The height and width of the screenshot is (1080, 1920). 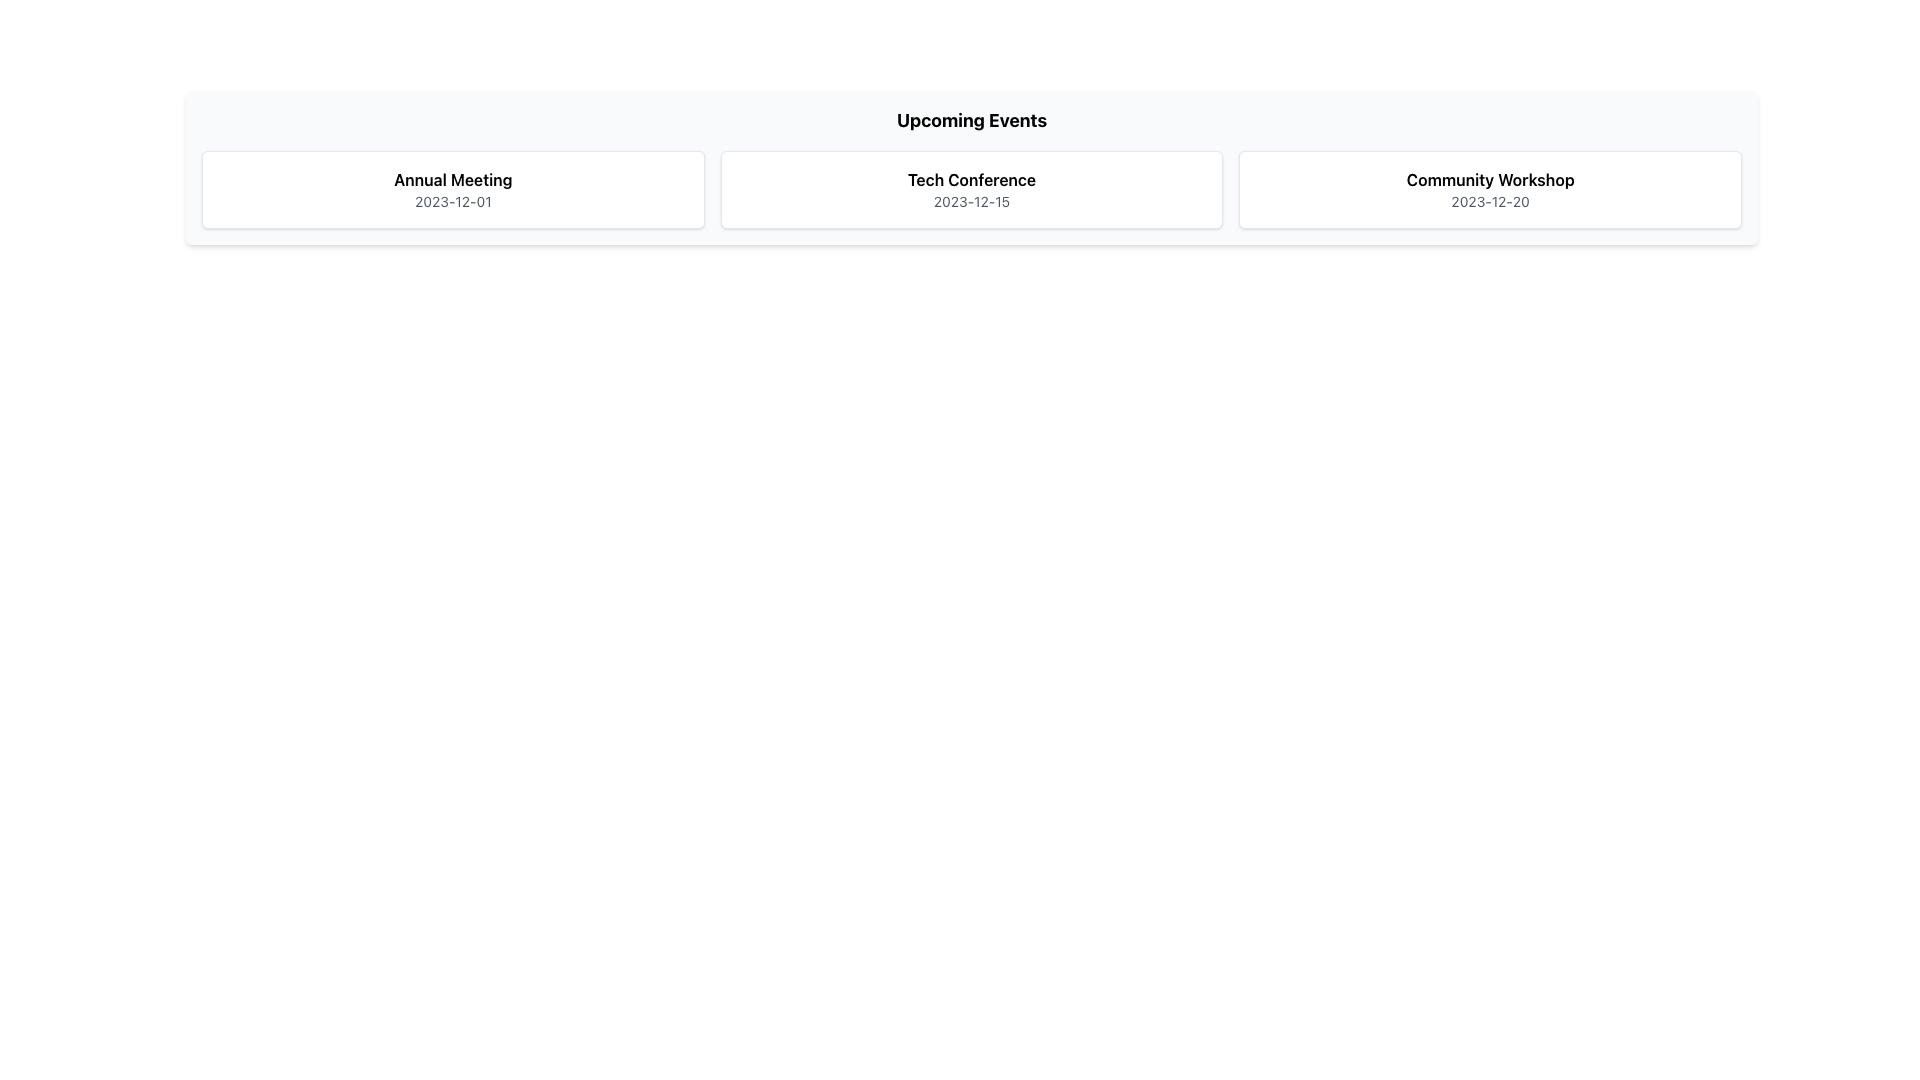 I want to click on the leftmost informational card displaying the event titled 'Annual Meeting' with the date '2023-12-01' in the 'Upcoming Events' section, so click(x=452, y=189).